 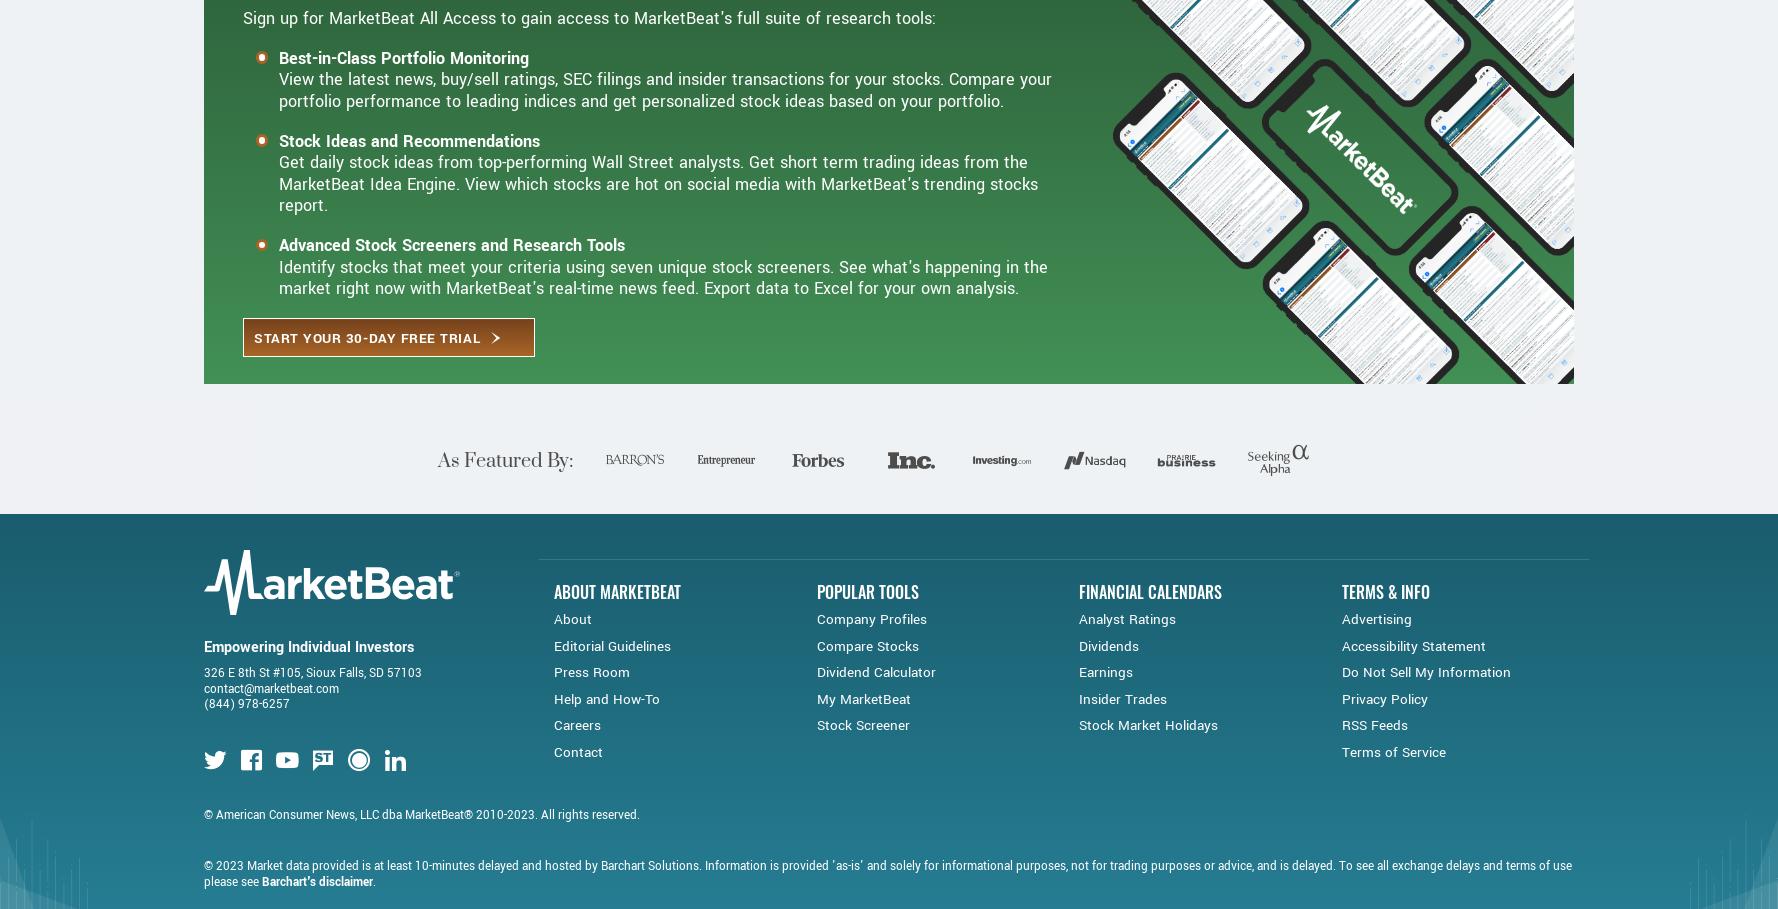 What do you see at coordinates (1339, 748) in the screenshot?
I see `'Do Not Sell My Information'` at bounding box center [1339, 748].